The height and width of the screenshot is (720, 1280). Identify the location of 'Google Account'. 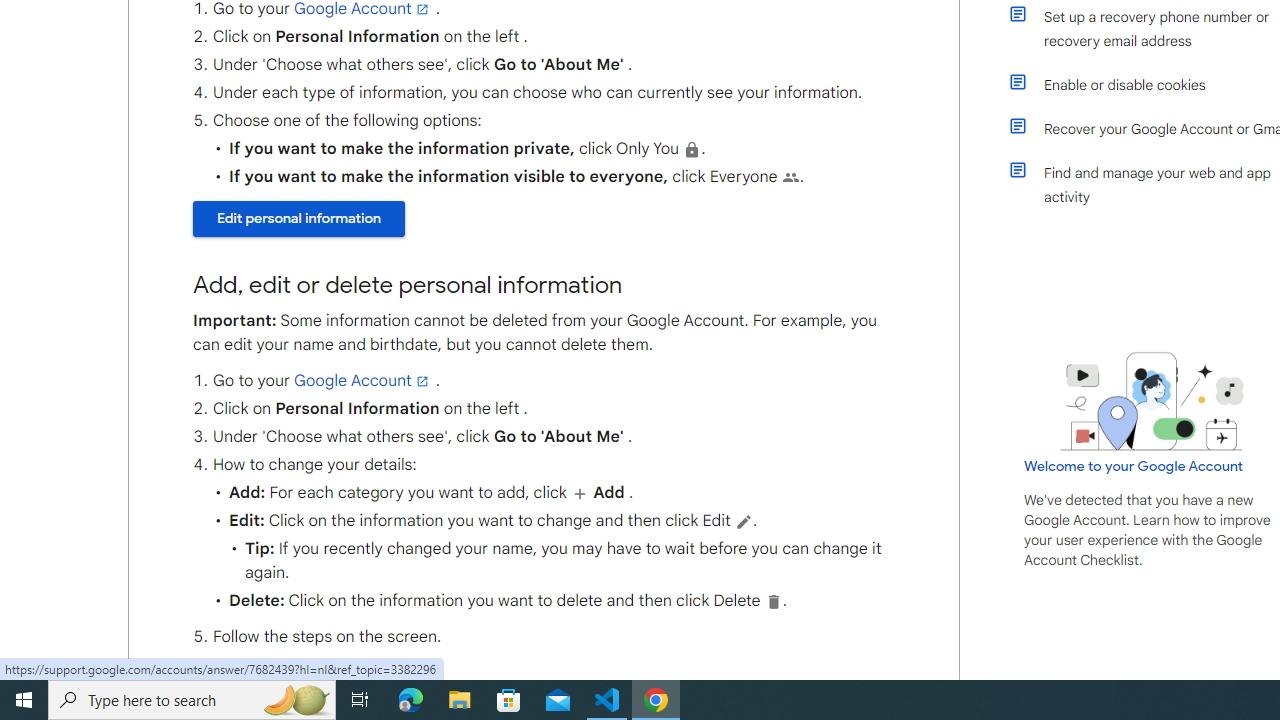
(363, 380).